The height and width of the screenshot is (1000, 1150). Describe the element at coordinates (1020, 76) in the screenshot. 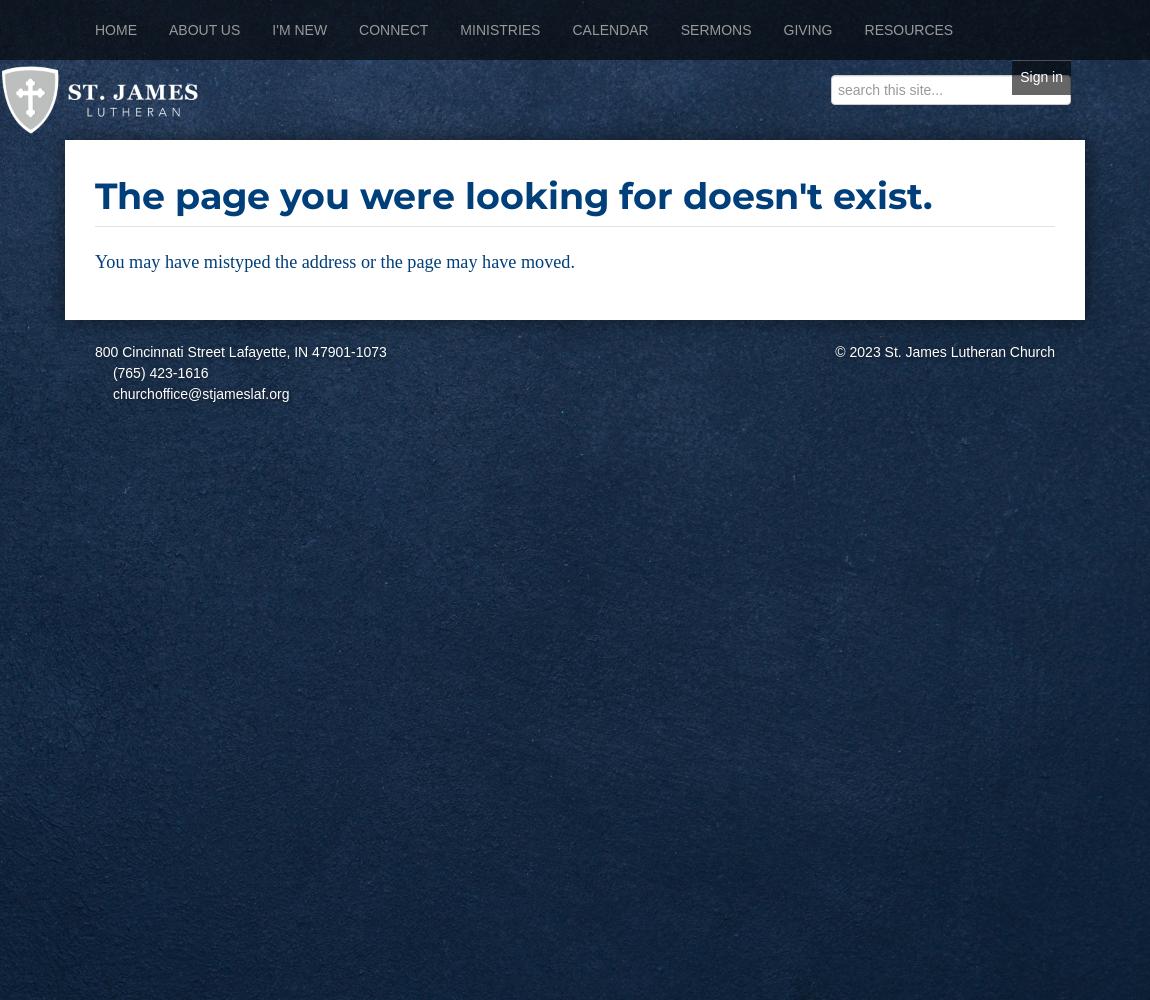

I see `'Sign in'` at that location.